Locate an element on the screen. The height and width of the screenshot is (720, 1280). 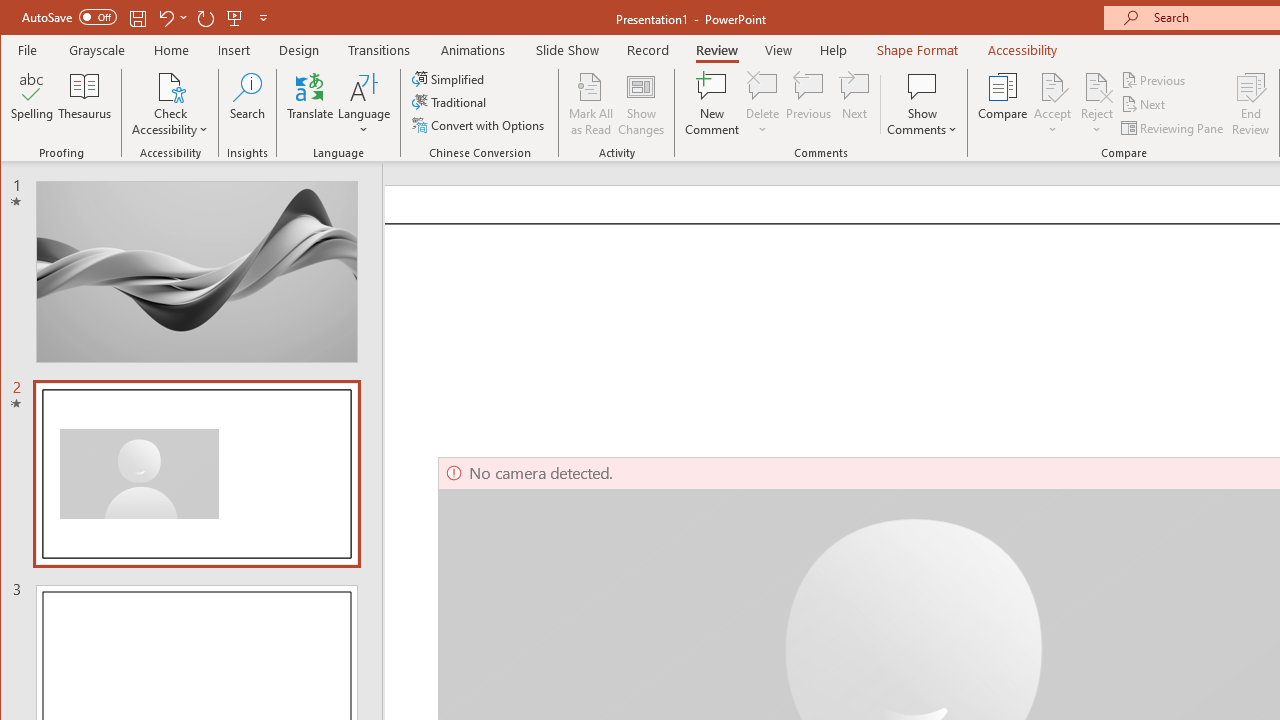
'Compare' is located at coordinates (1002, 104).